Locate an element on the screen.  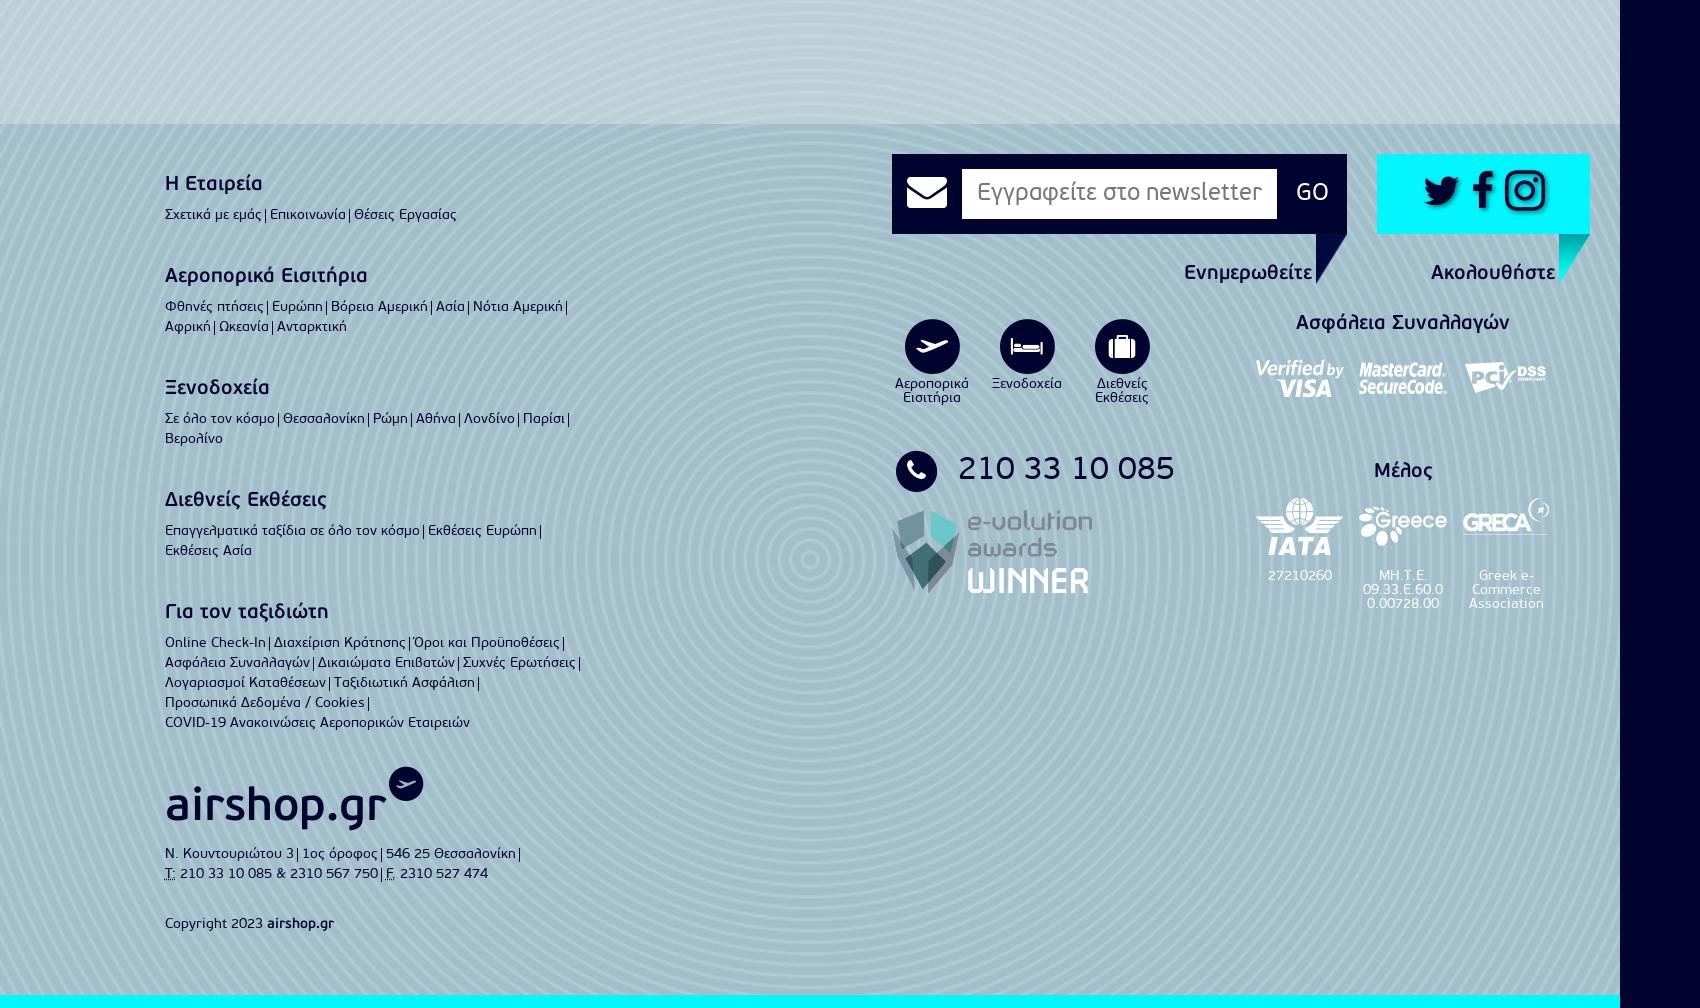
'2310 527 474' is located at coordinates (443, 873).